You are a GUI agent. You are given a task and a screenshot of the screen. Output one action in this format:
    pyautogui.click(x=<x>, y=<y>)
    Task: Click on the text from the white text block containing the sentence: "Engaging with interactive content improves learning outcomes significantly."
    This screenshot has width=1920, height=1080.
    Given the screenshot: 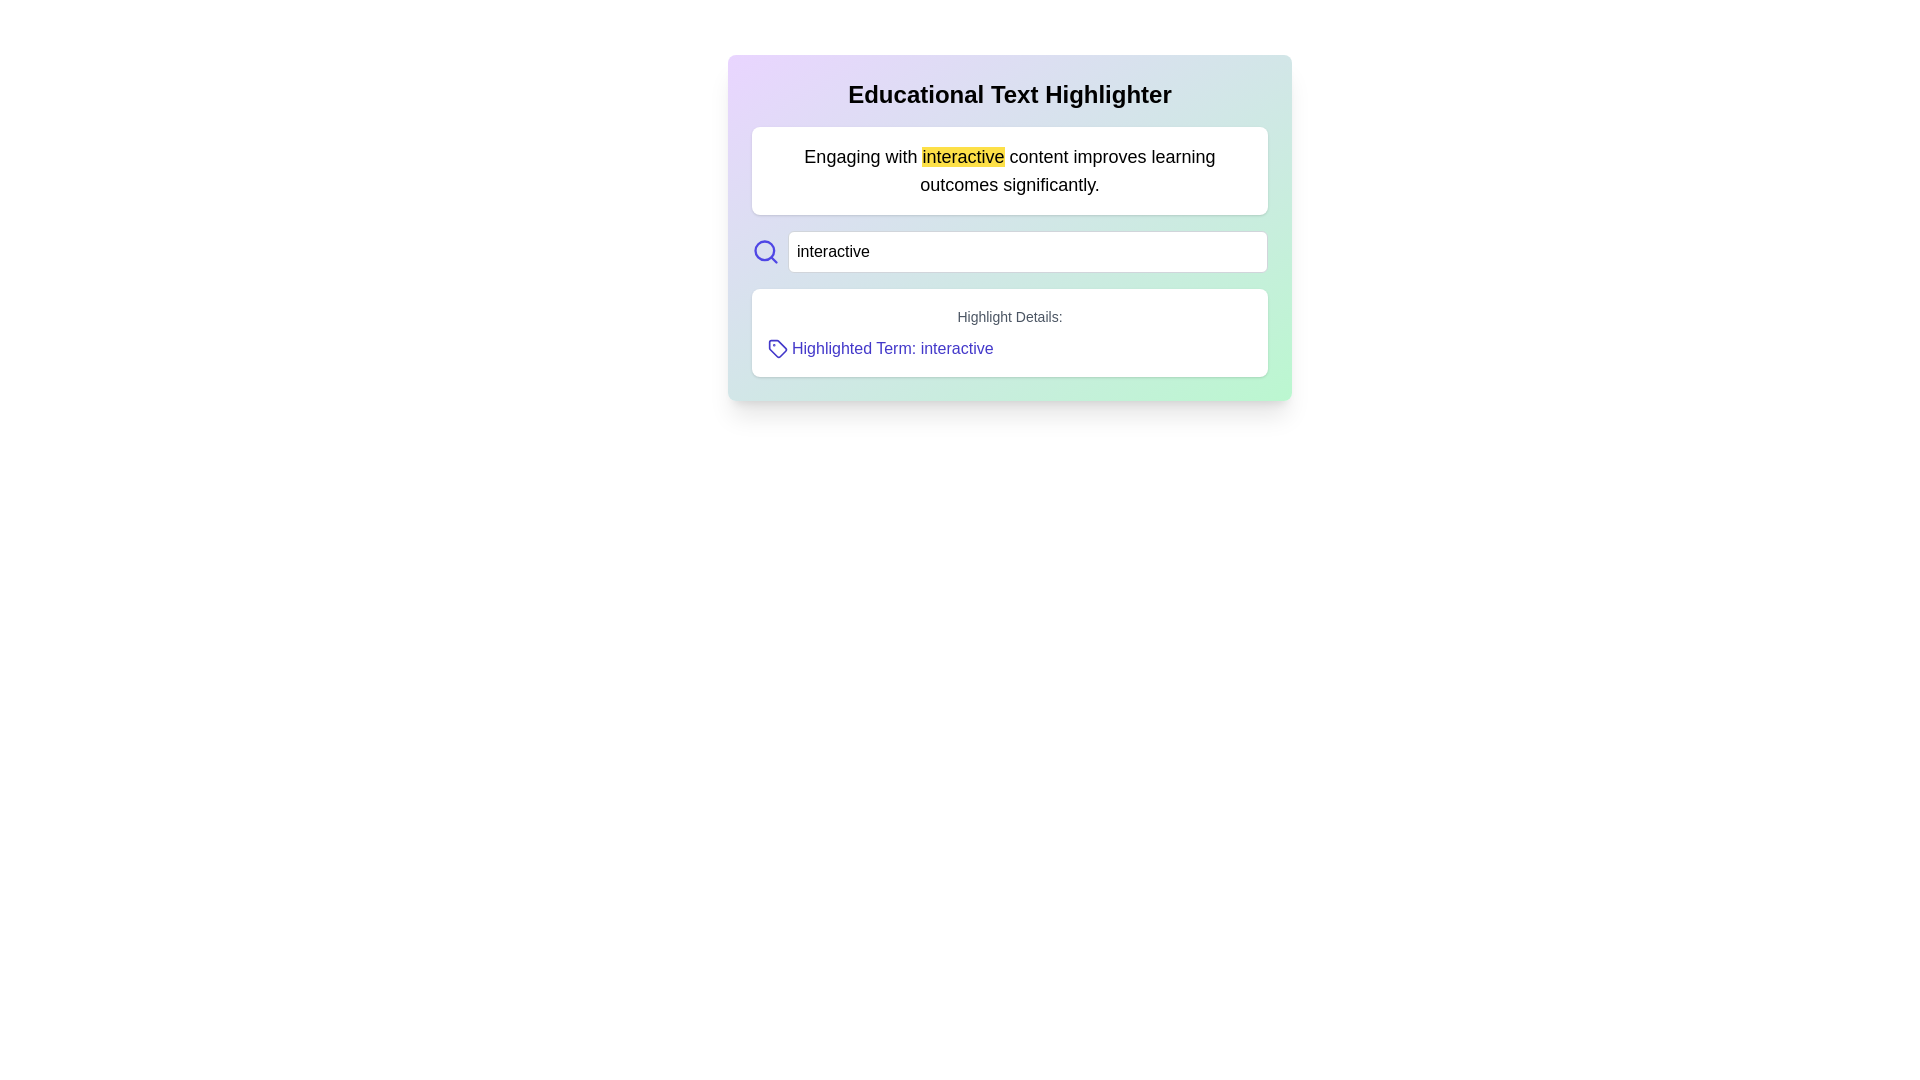 What is the action you would take?
    pyautogui.click(x=1009, y=169)
    